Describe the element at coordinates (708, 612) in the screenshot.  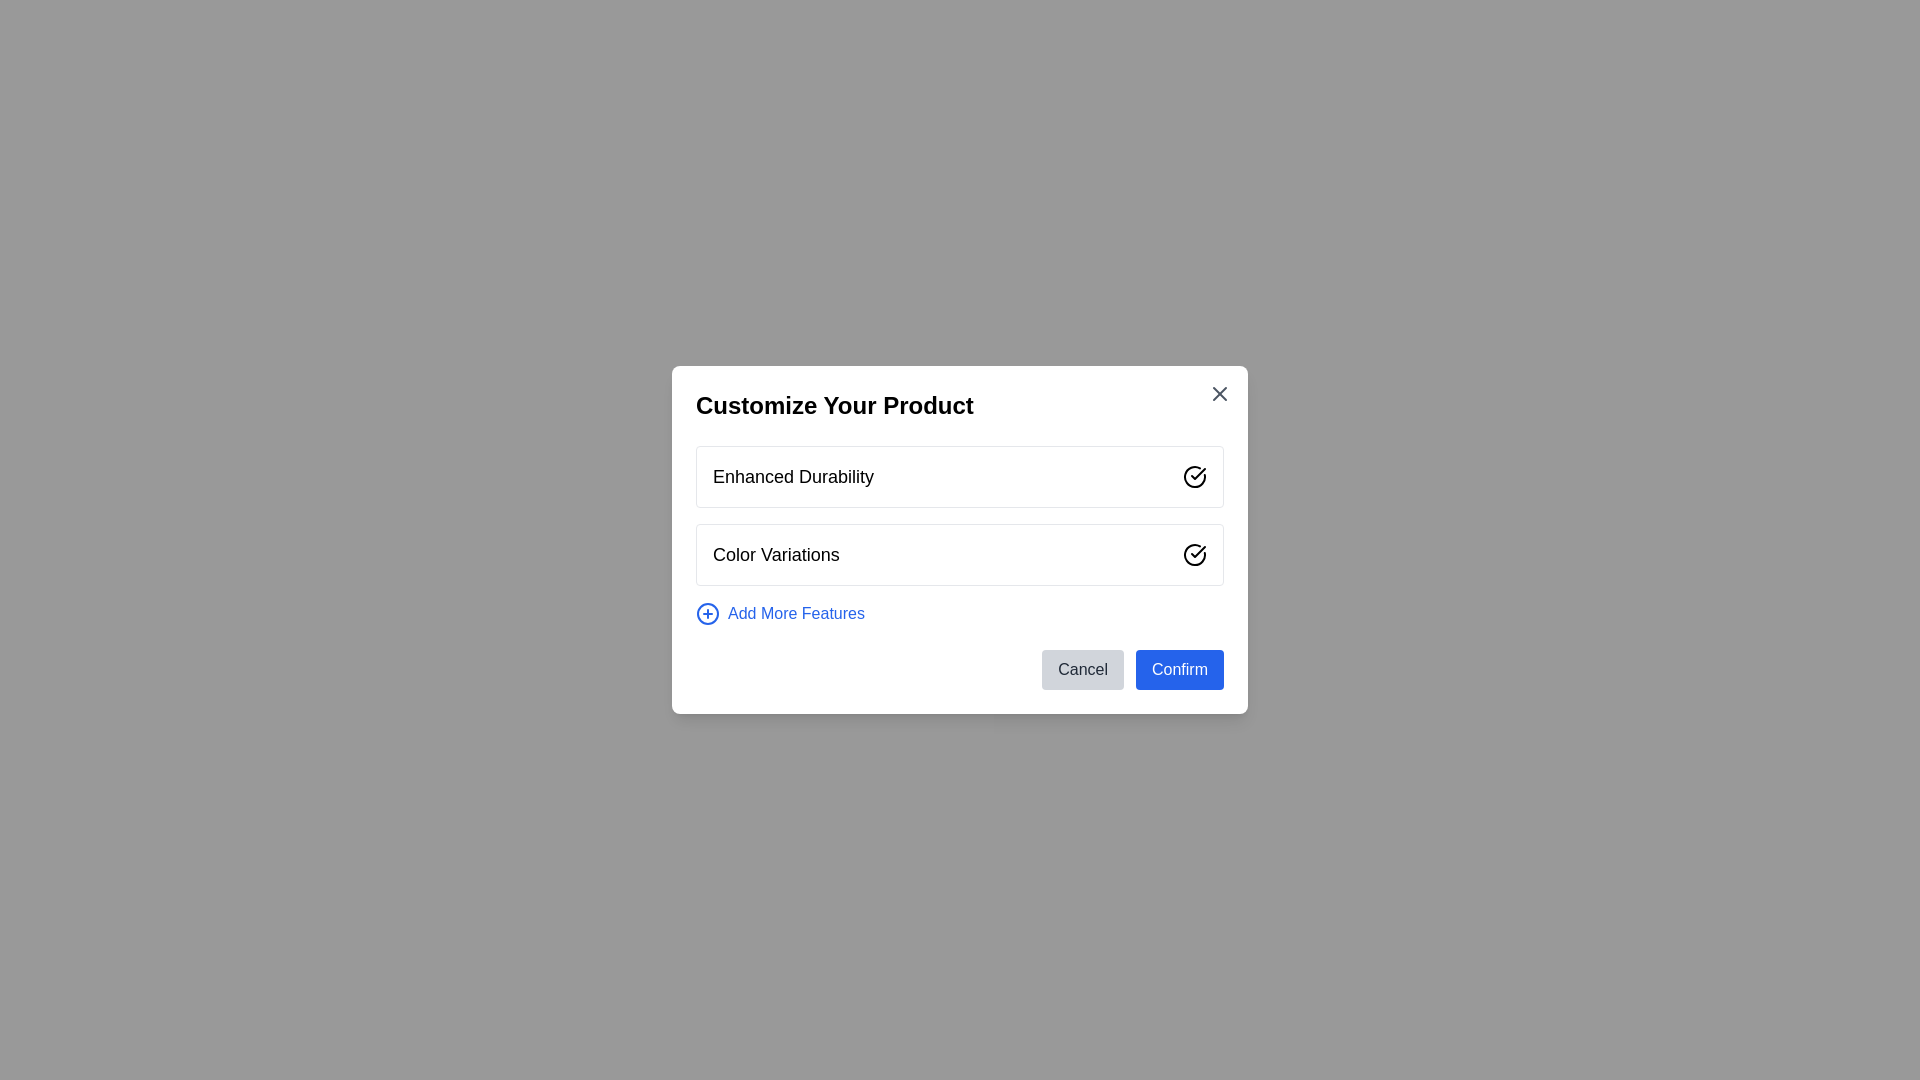
I see `the circular '+' icon with a blue outline, located to the left of the 'Add More Features' text` at that location.